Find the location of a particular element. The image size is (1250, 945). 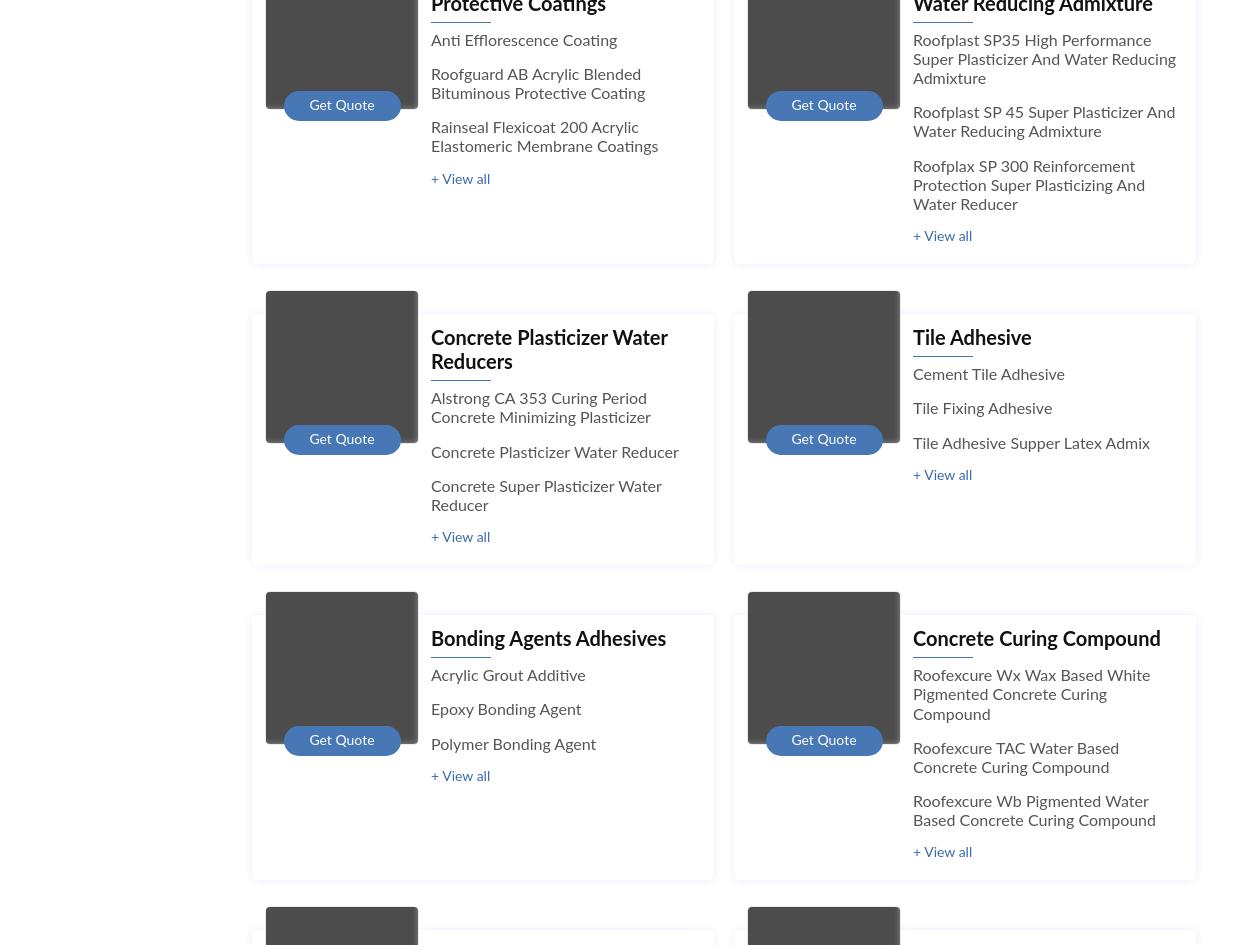

'Roofguard AB Acrylic Blended Bituminous Protective Coating' is located at coordinates (538, 83).